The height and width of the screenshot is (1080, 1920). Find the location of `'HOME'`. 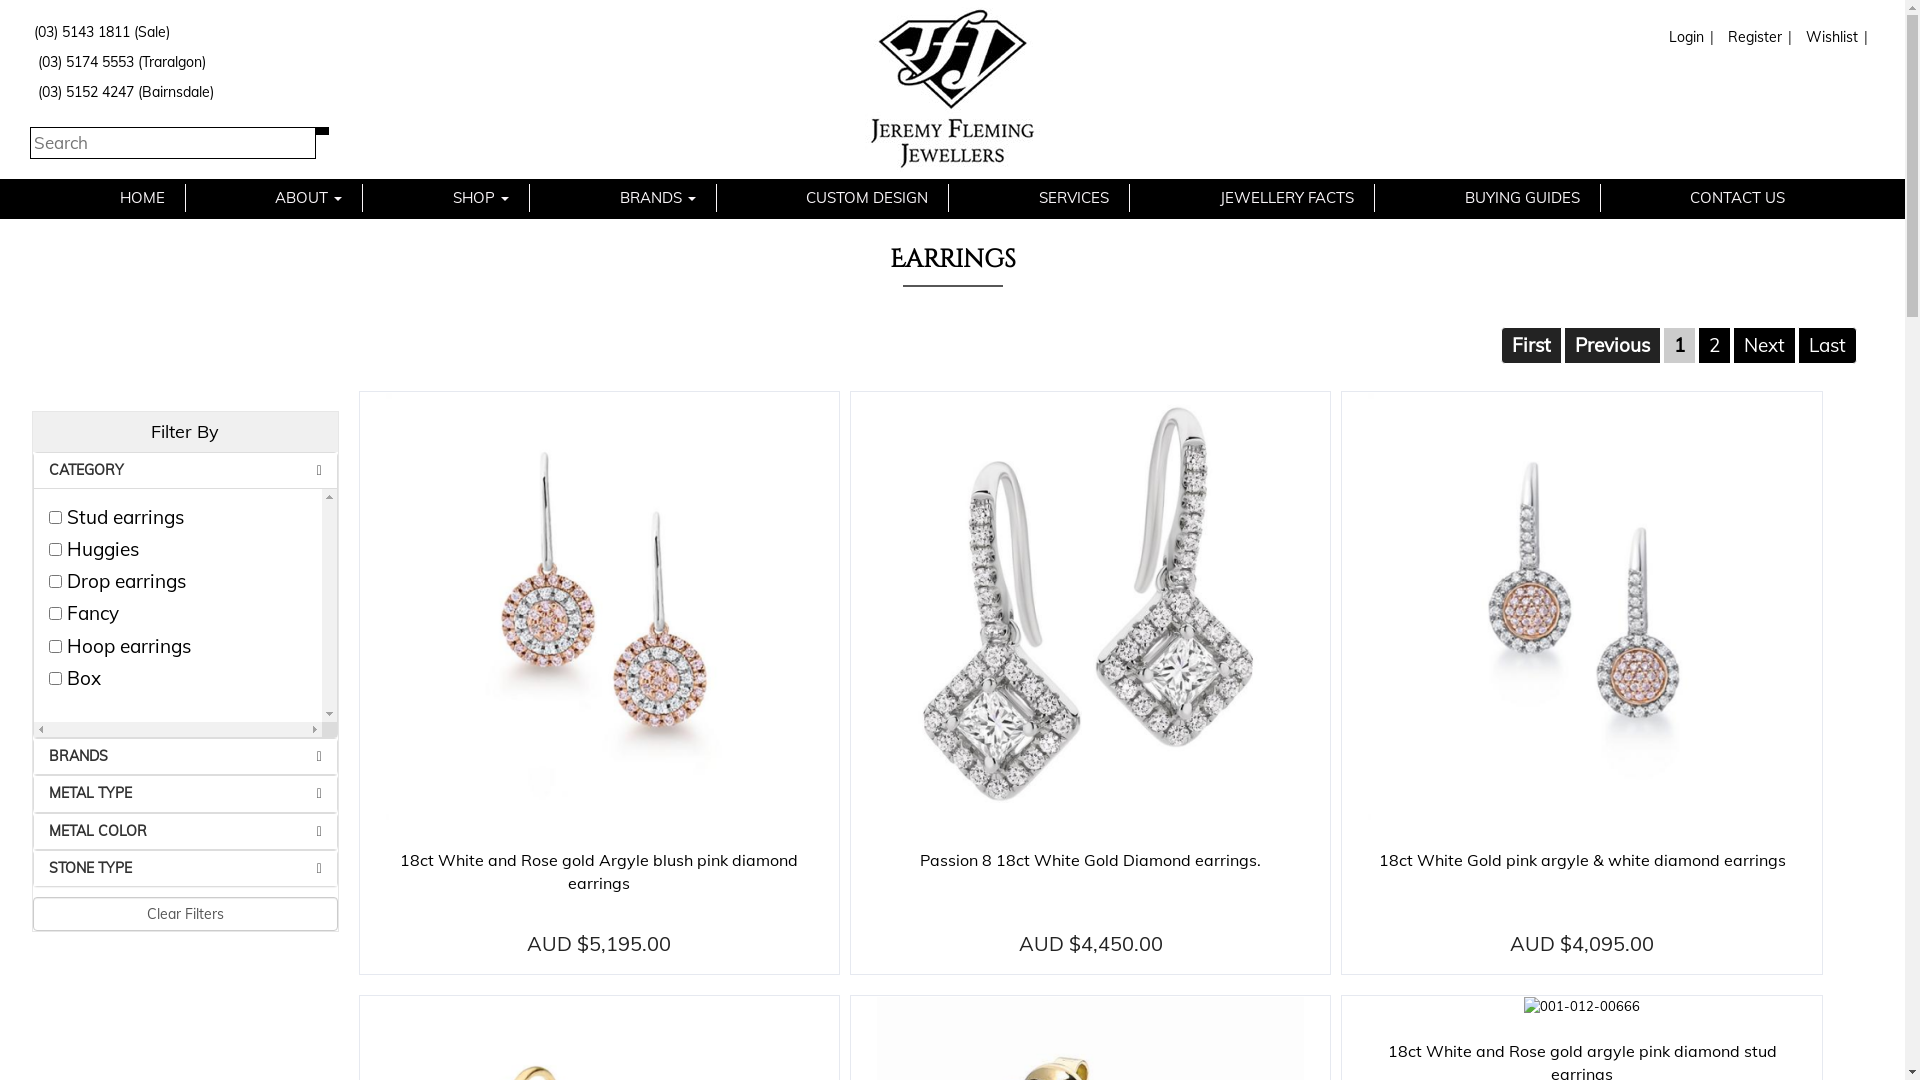

'HOME' is located at coordinates (141, 197).